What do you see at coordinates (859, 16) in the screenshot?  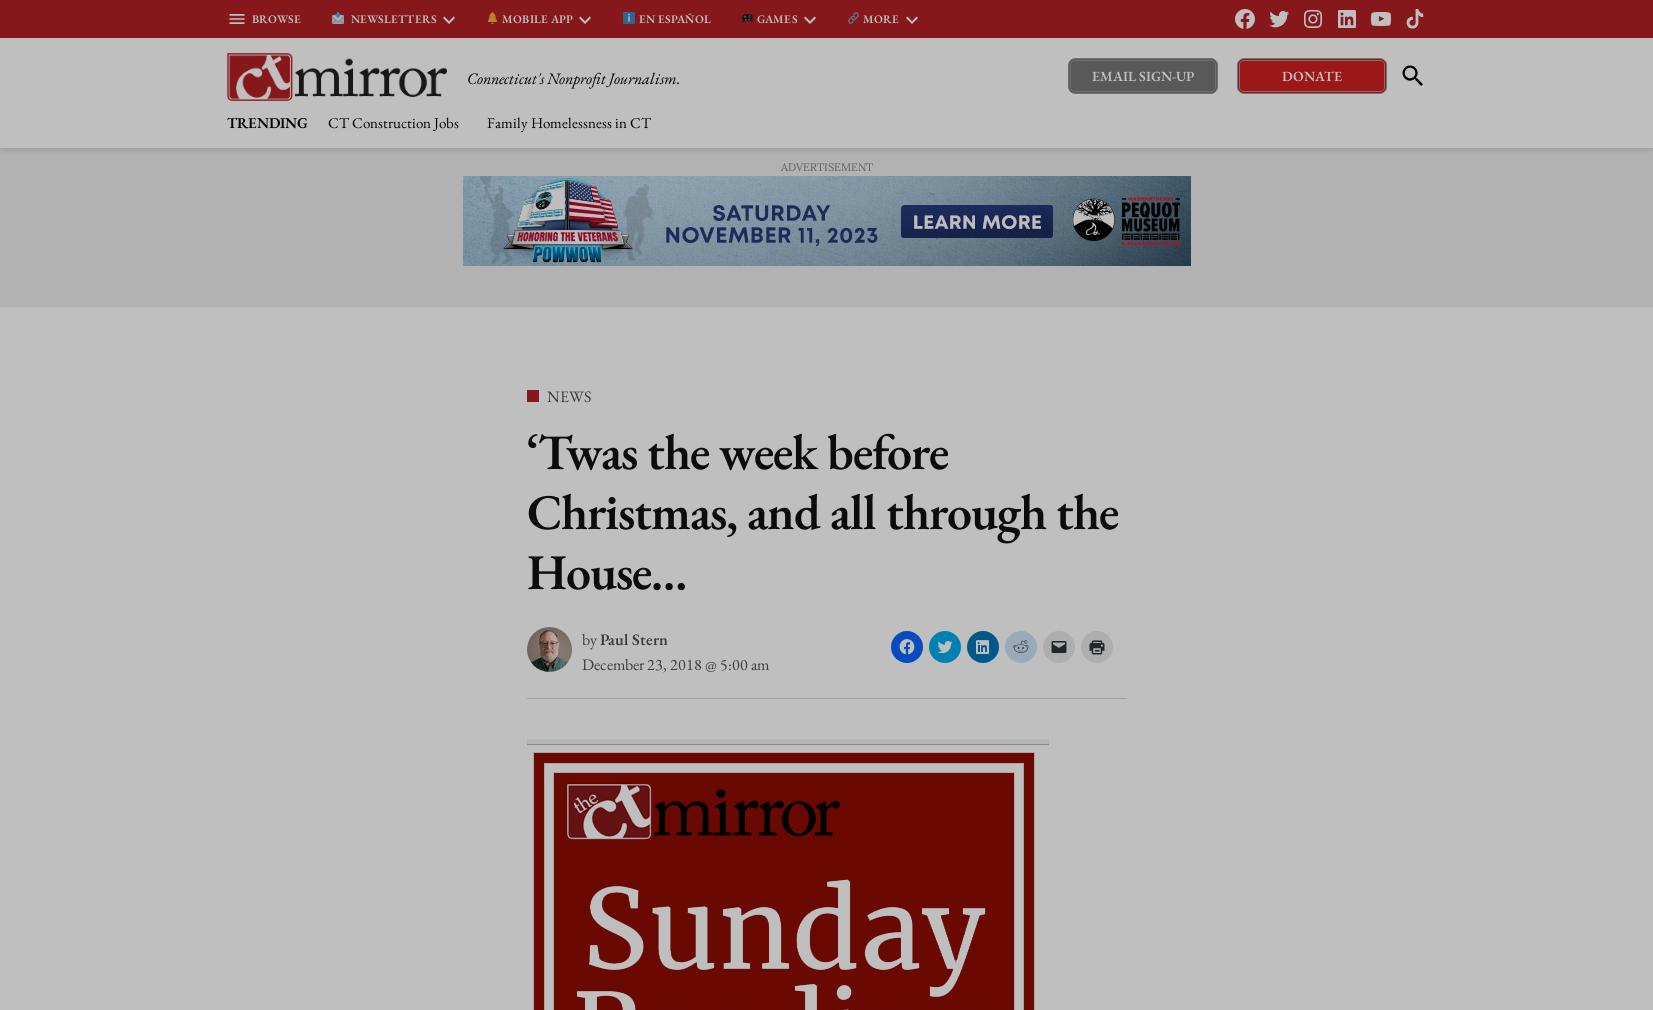 I see `'More'` at bounding box center [859, 16].